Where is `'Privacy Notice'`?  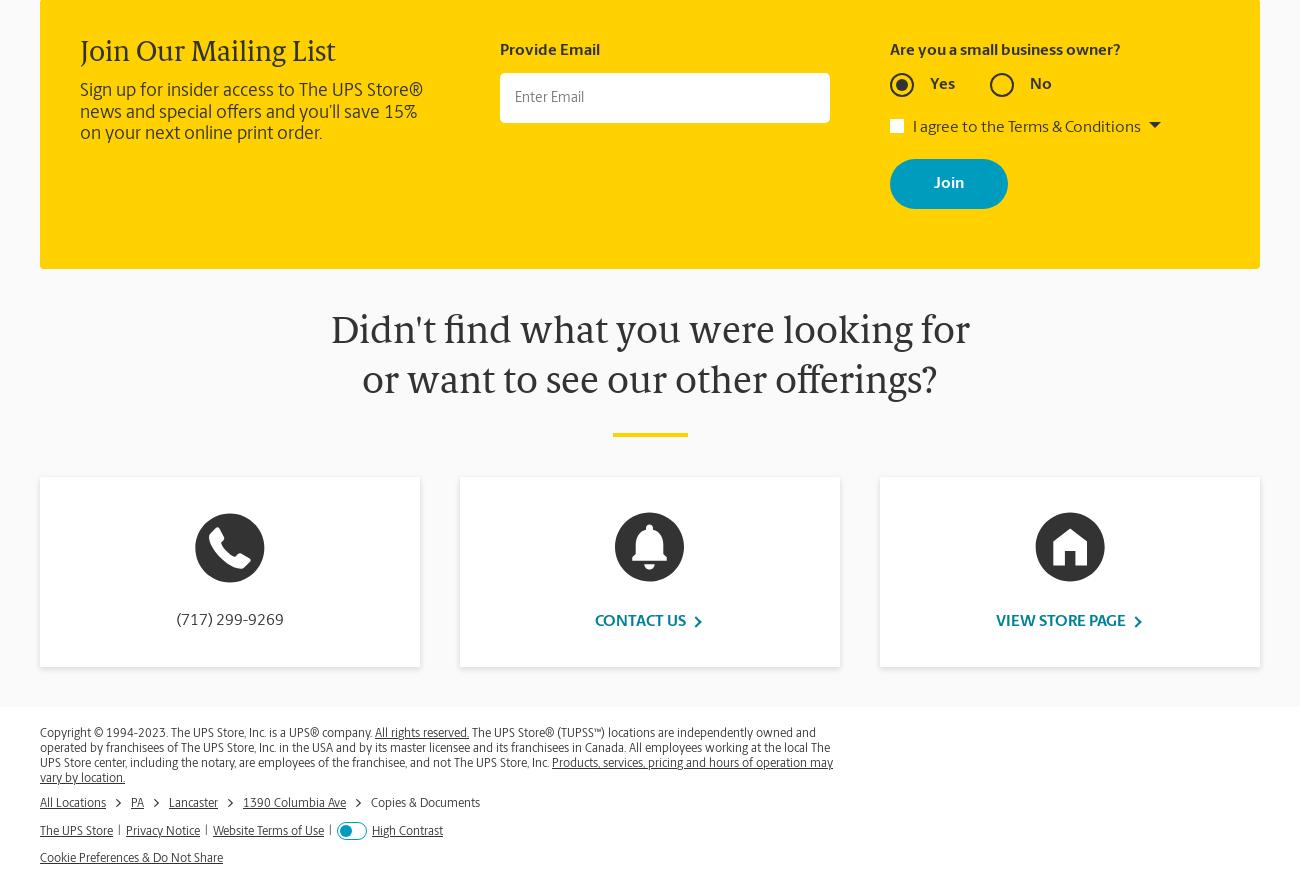 'Privacy Notice' is located at coordinates (162, 831).